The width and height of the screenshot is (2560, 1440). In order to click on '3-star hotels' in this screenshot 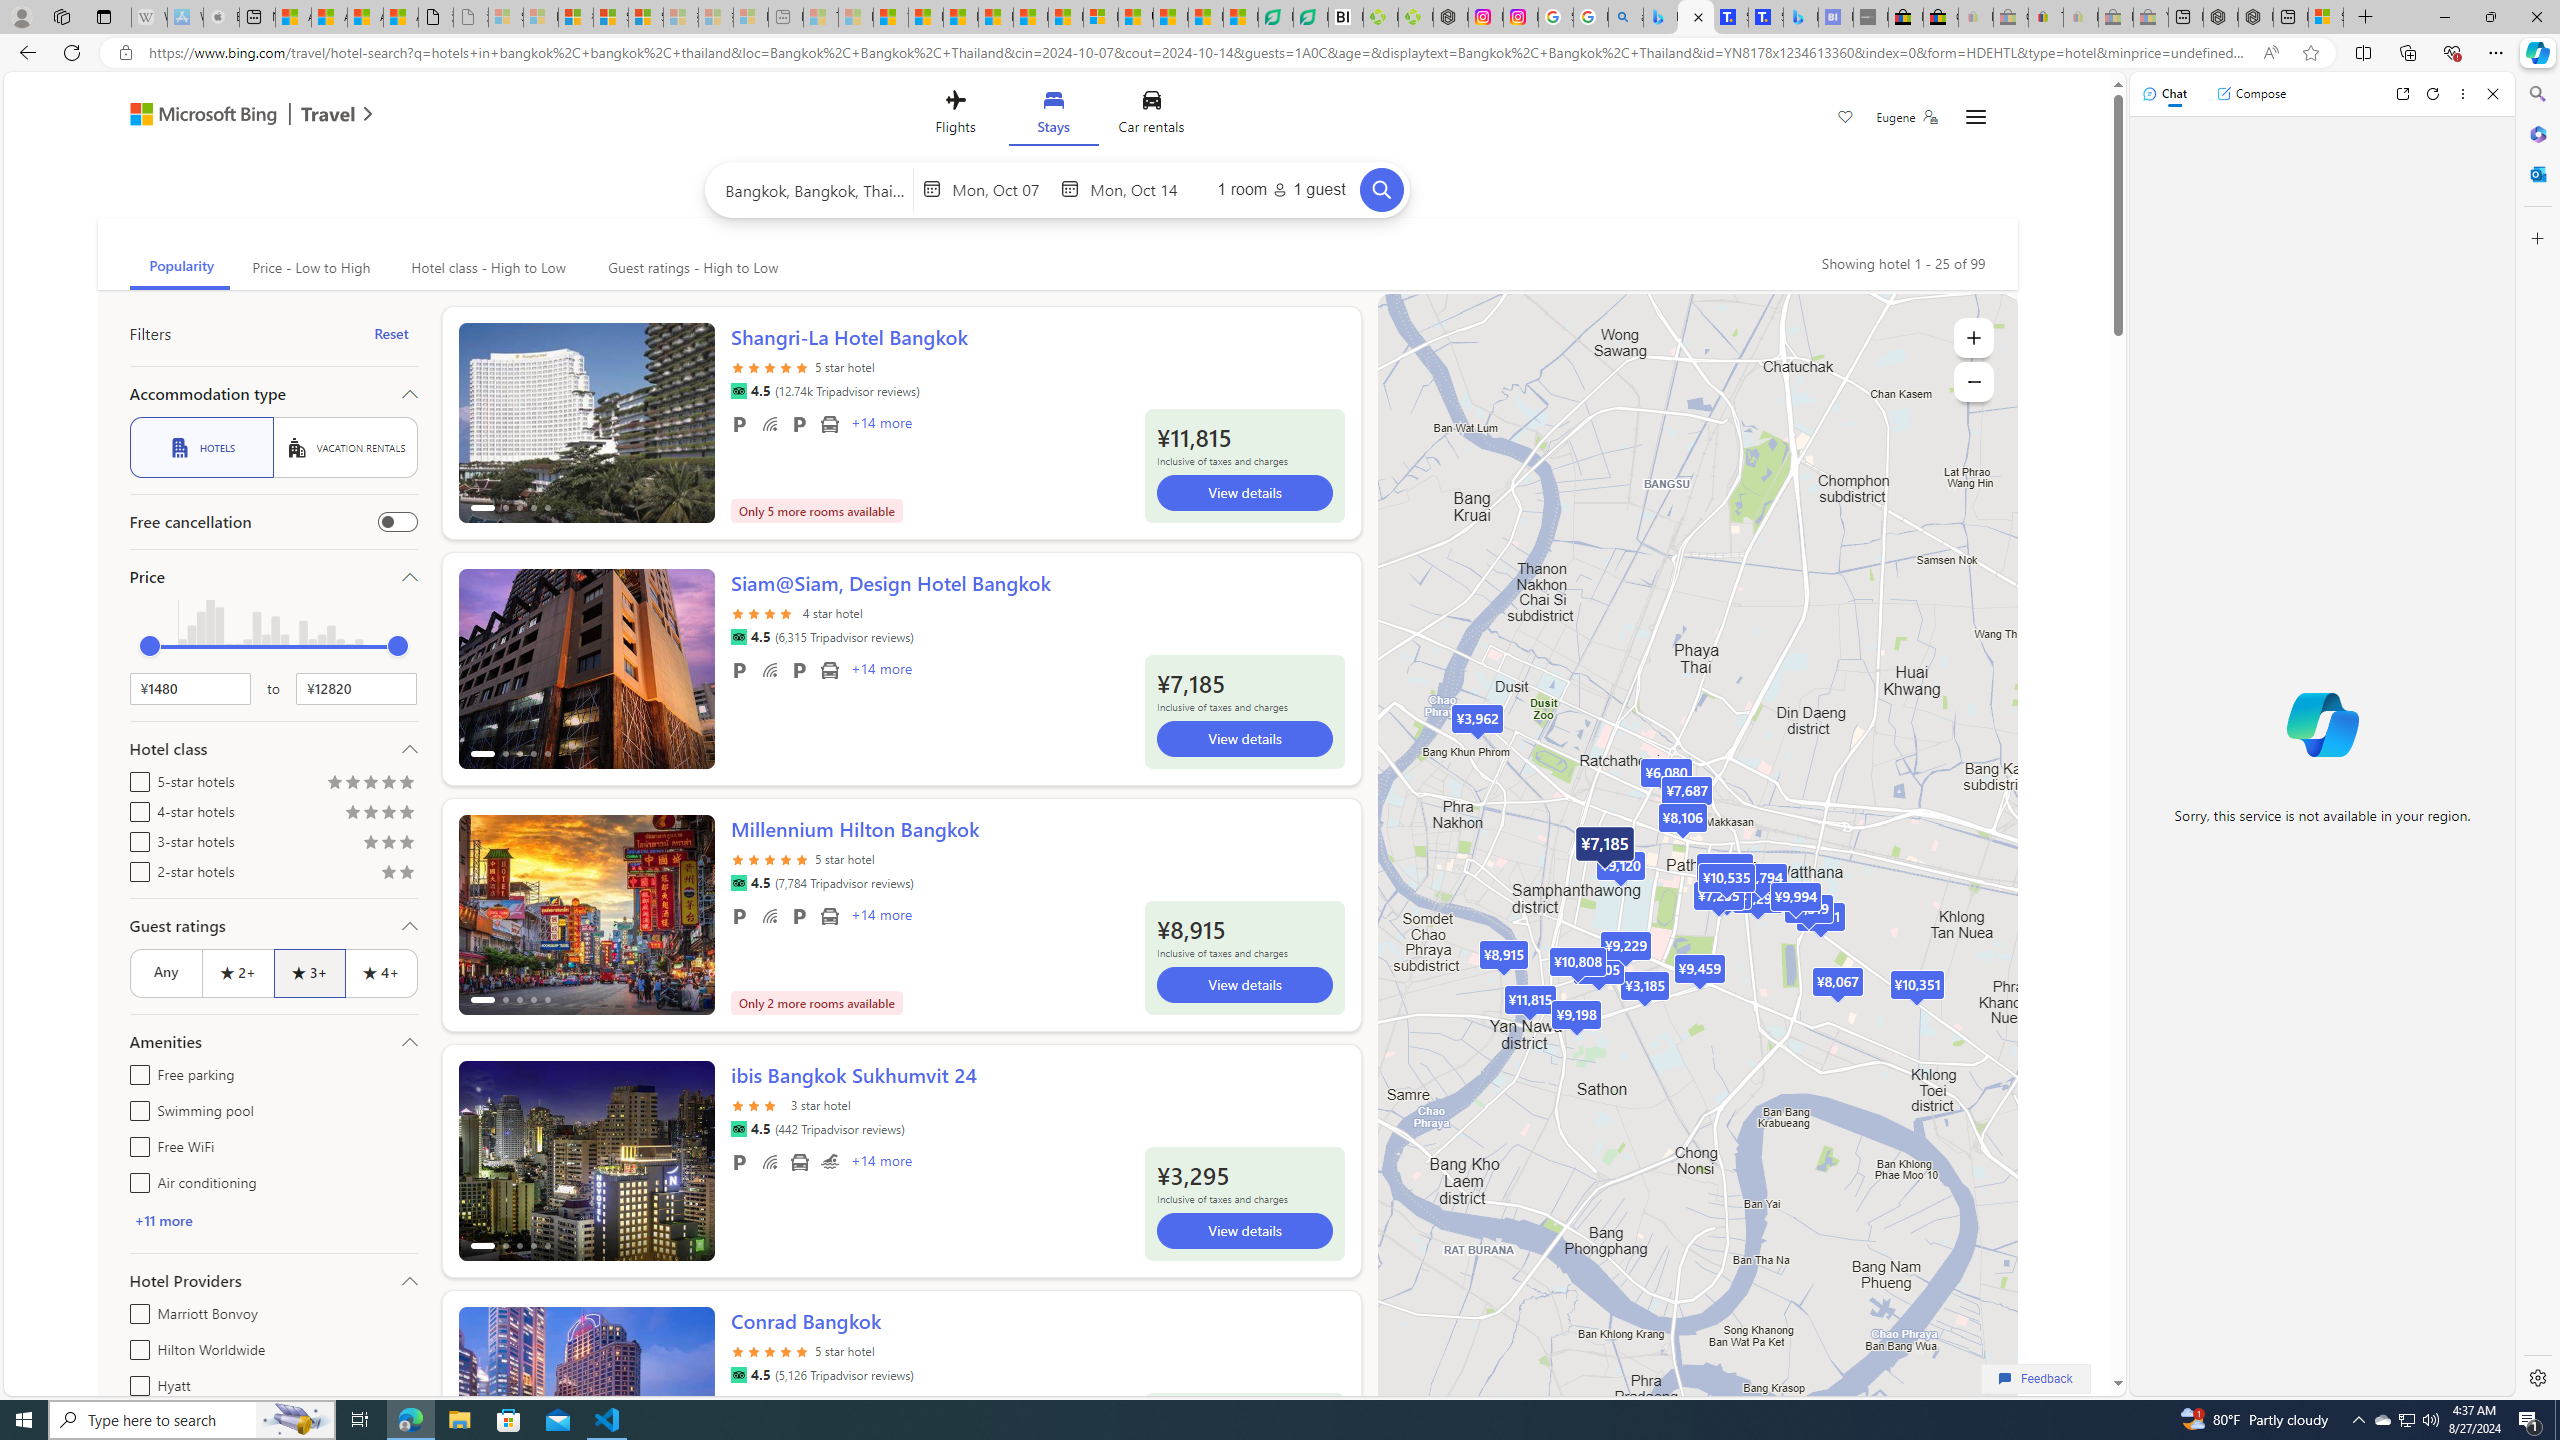, I will do `click(134, 838)`.